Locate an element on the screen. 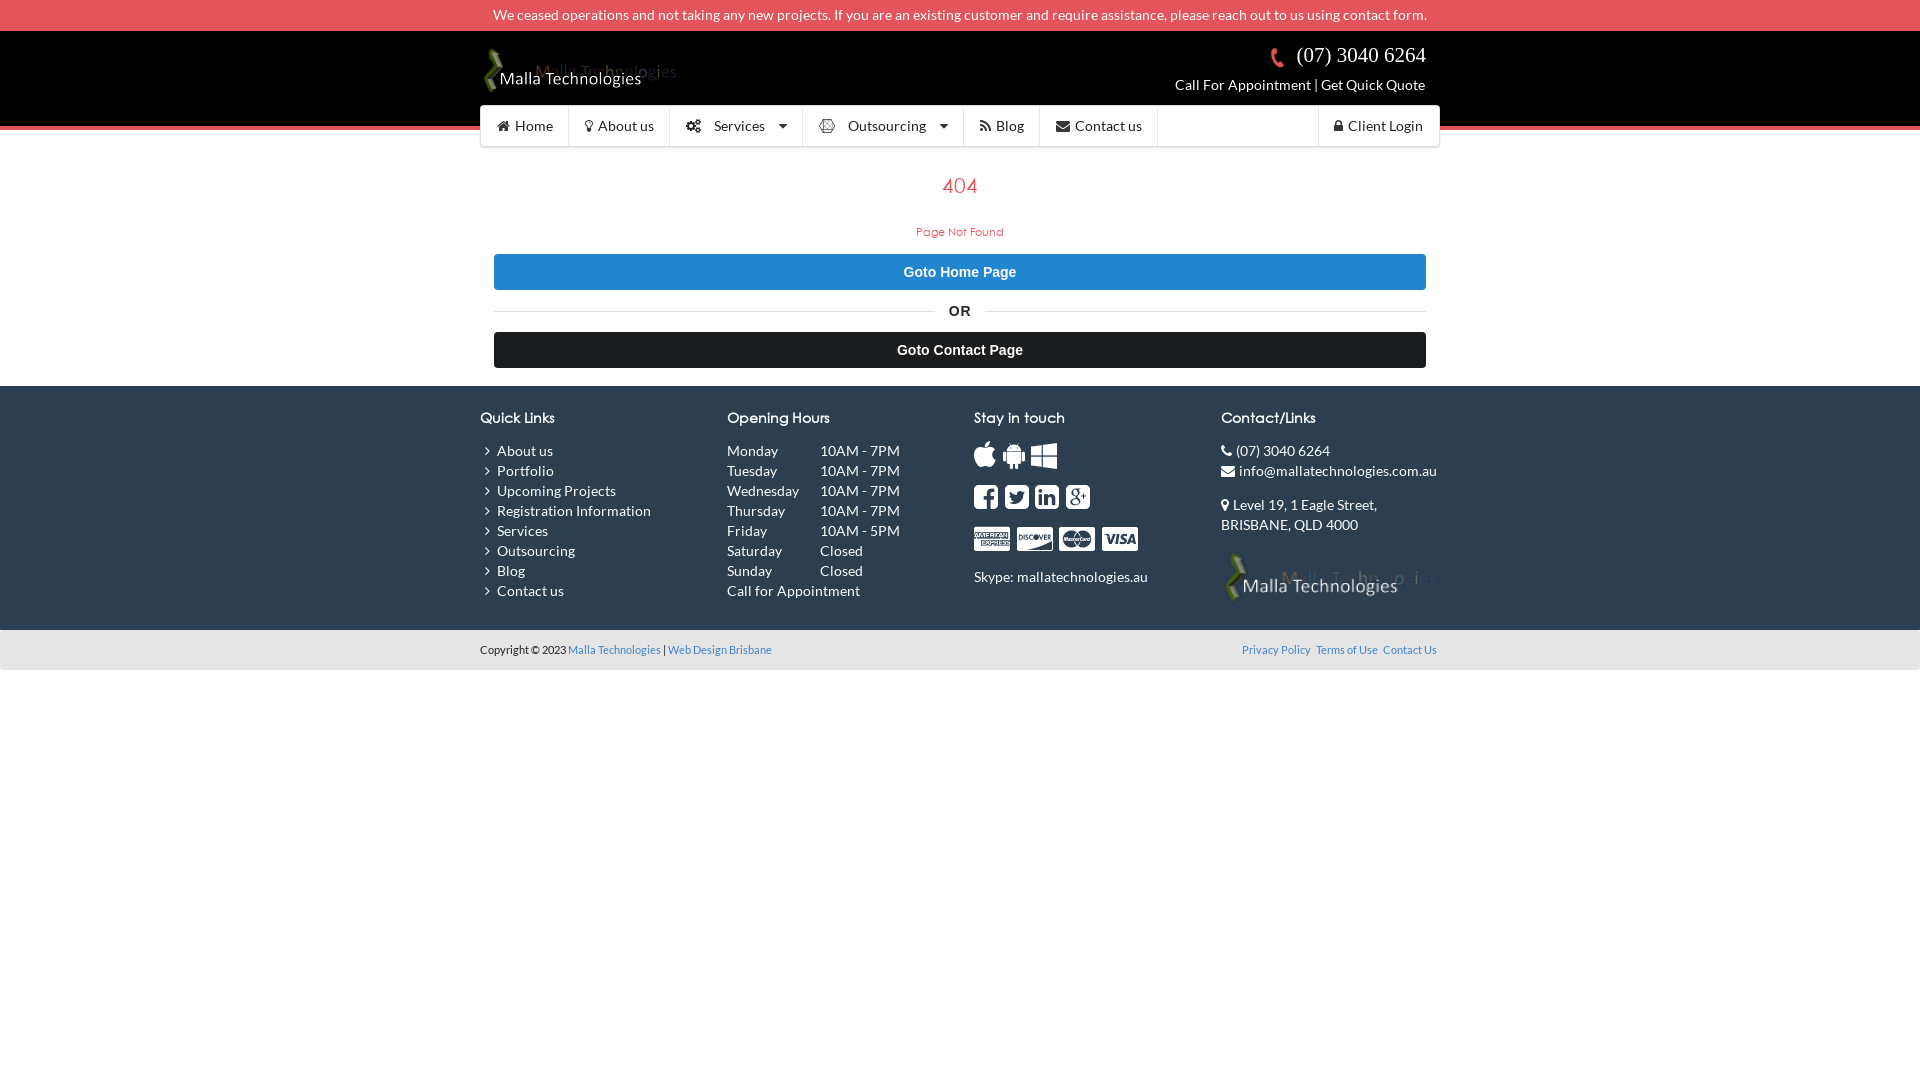 The width and height of the screenshot is (1920, 1080). 'Contact Us' is located at coordinates (1409, 649).